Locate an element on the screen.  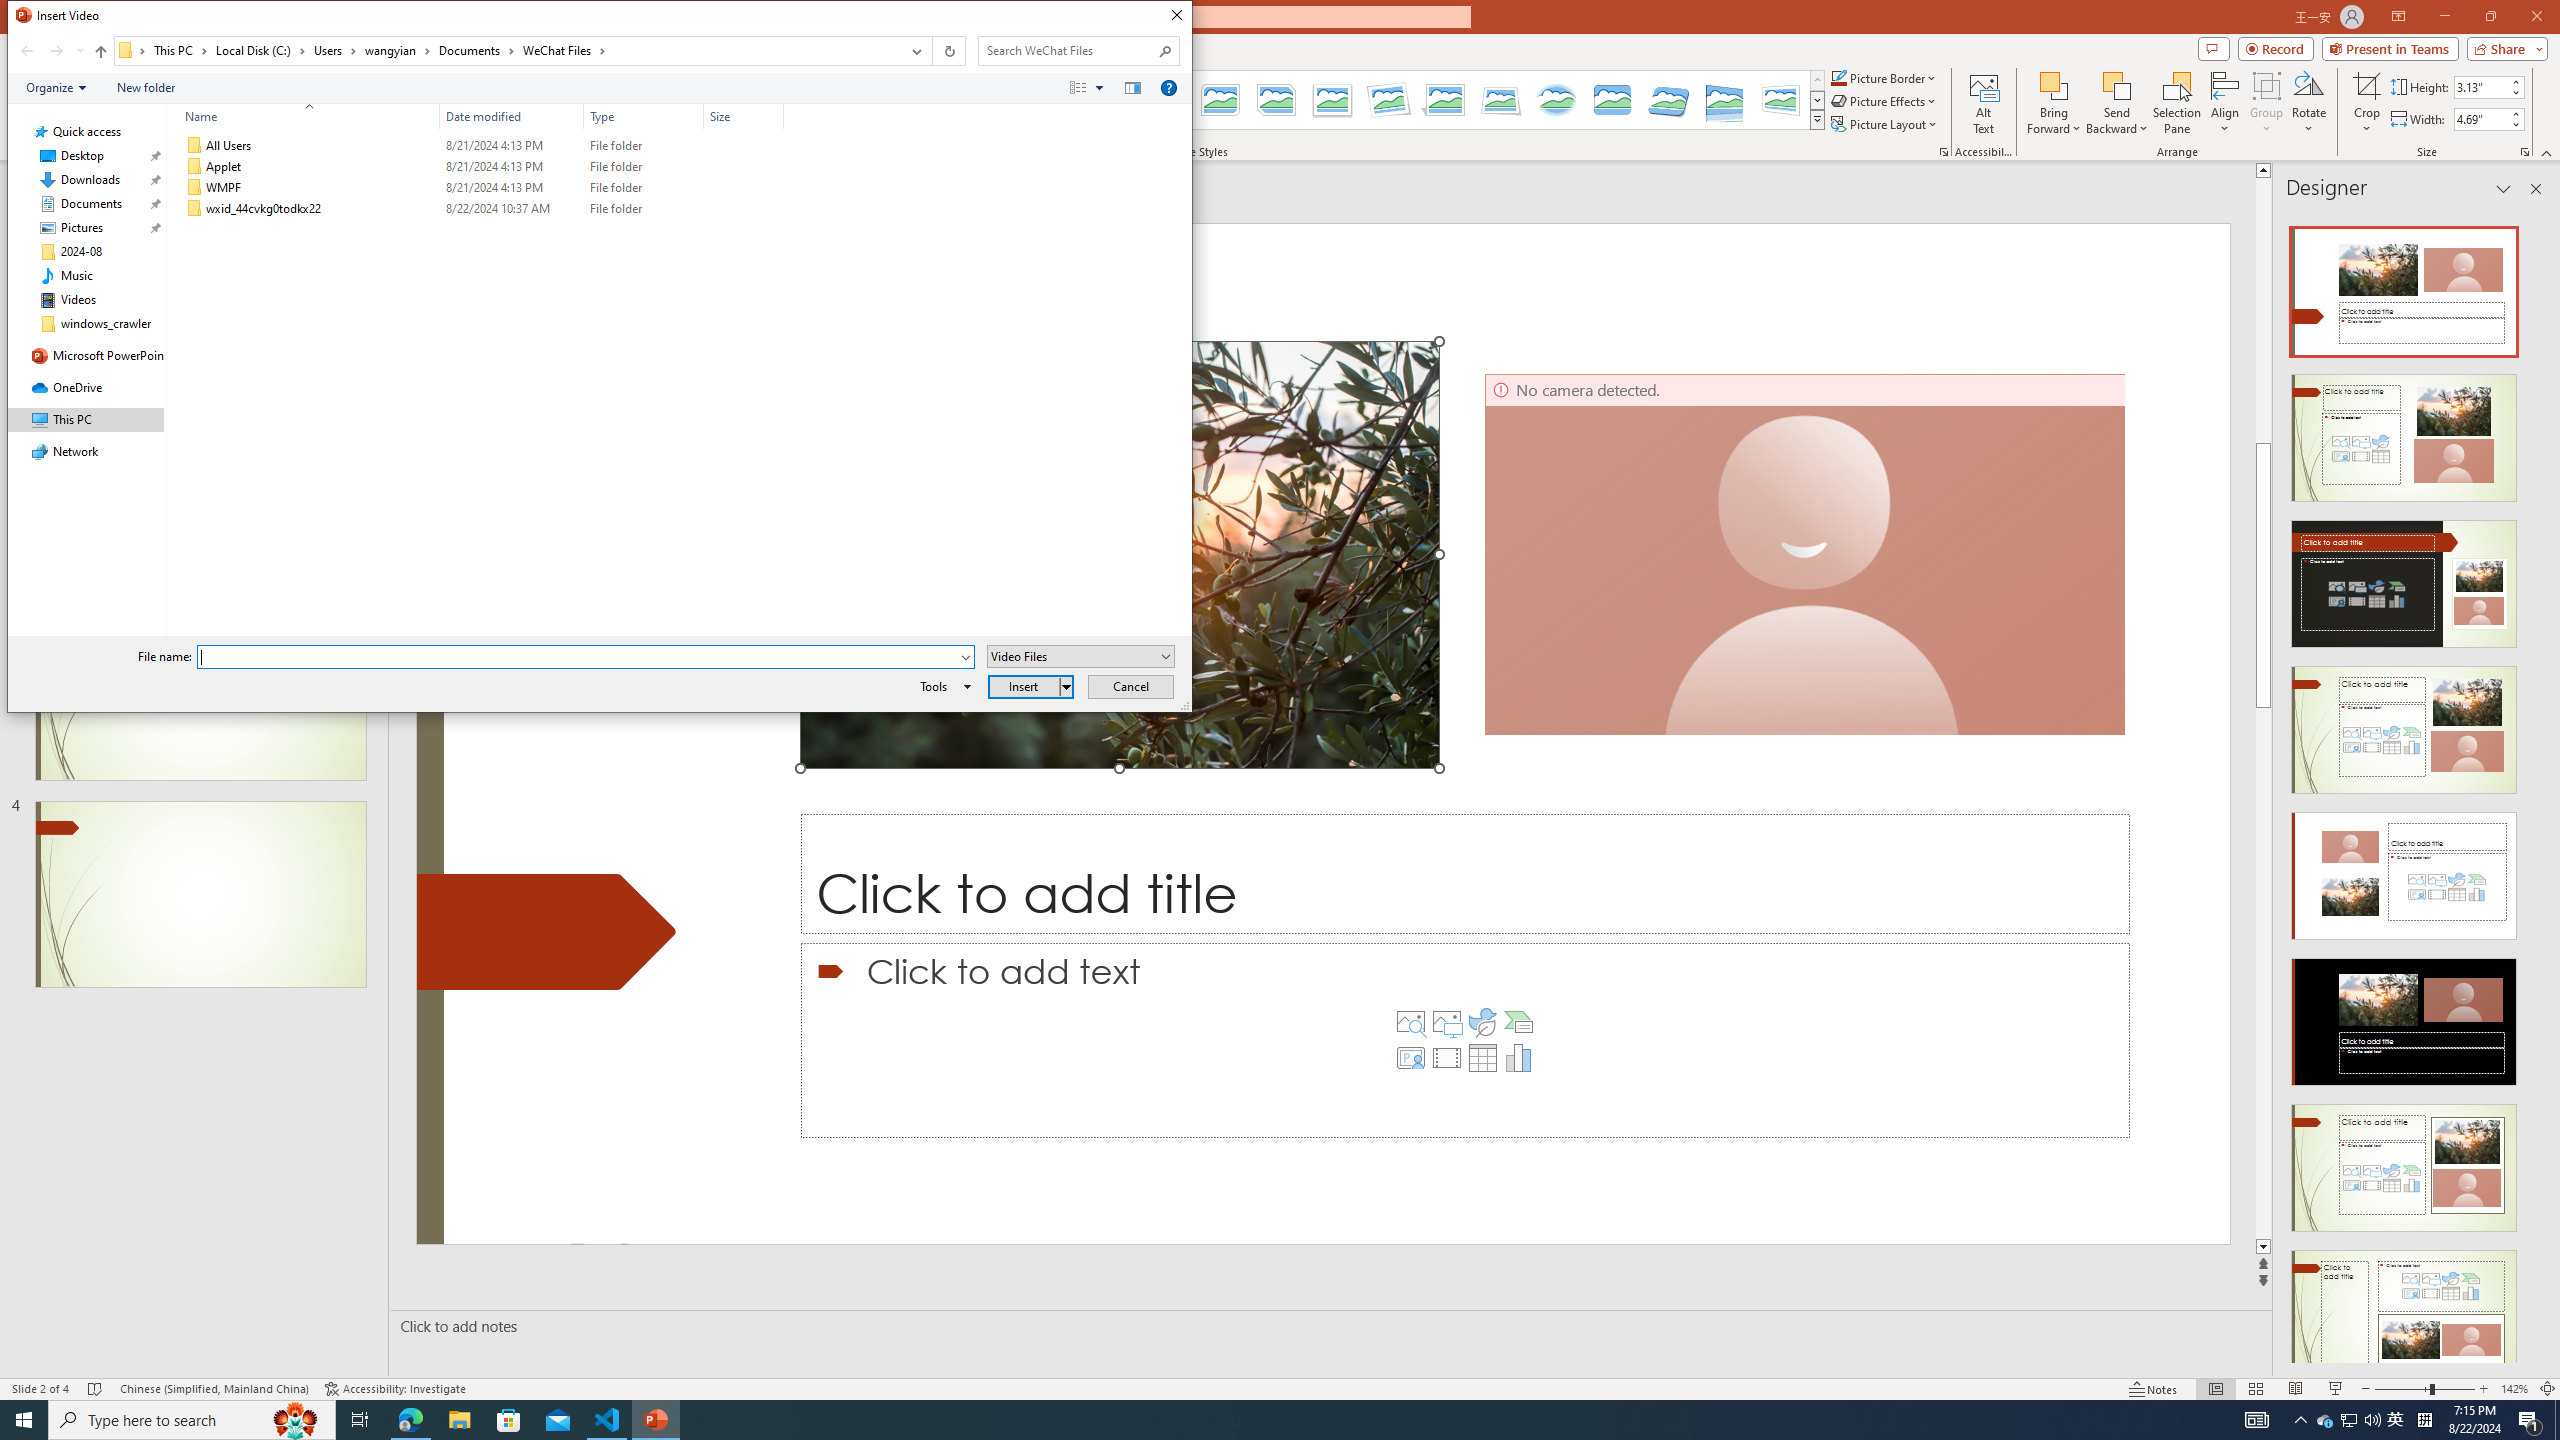
'Size' is located at coordinates (742, 115).